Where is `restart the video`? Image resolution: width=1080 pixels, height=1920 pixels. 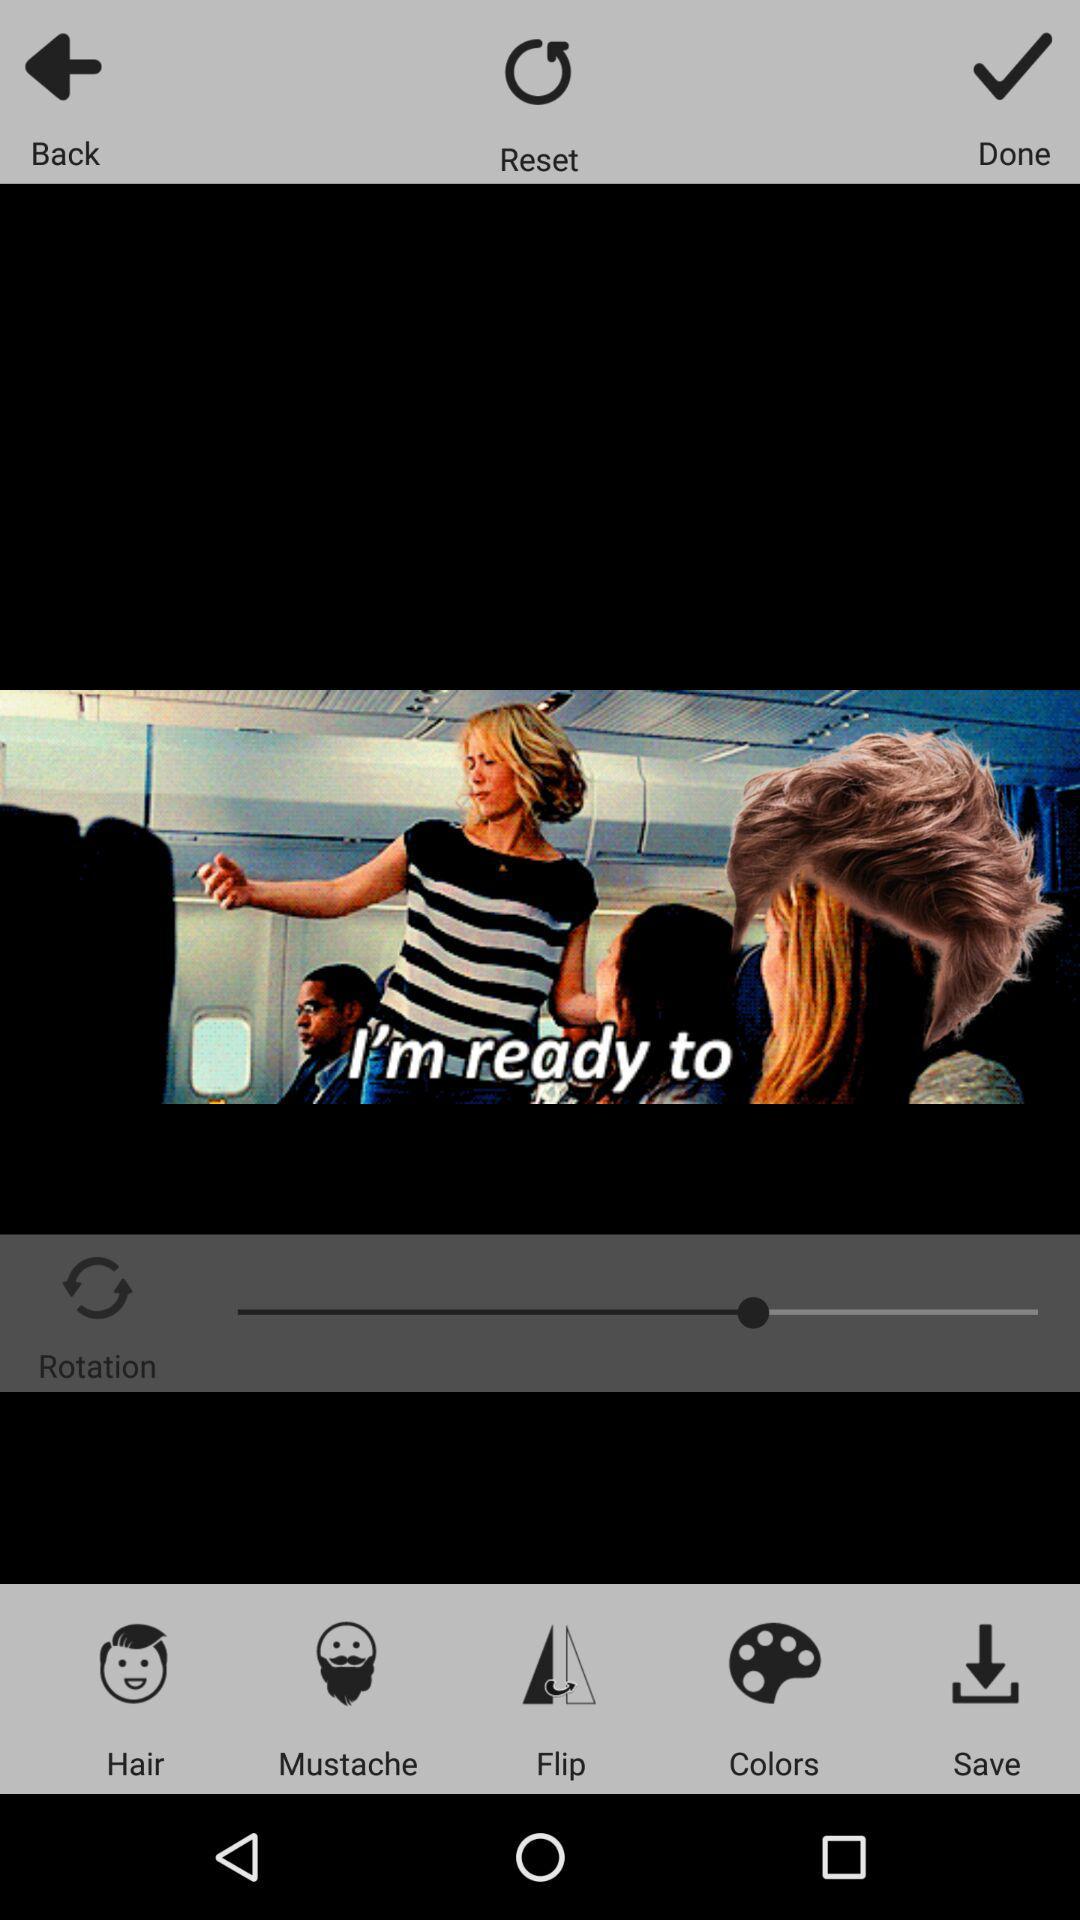 restart the video is located at coordinates (538, 71).